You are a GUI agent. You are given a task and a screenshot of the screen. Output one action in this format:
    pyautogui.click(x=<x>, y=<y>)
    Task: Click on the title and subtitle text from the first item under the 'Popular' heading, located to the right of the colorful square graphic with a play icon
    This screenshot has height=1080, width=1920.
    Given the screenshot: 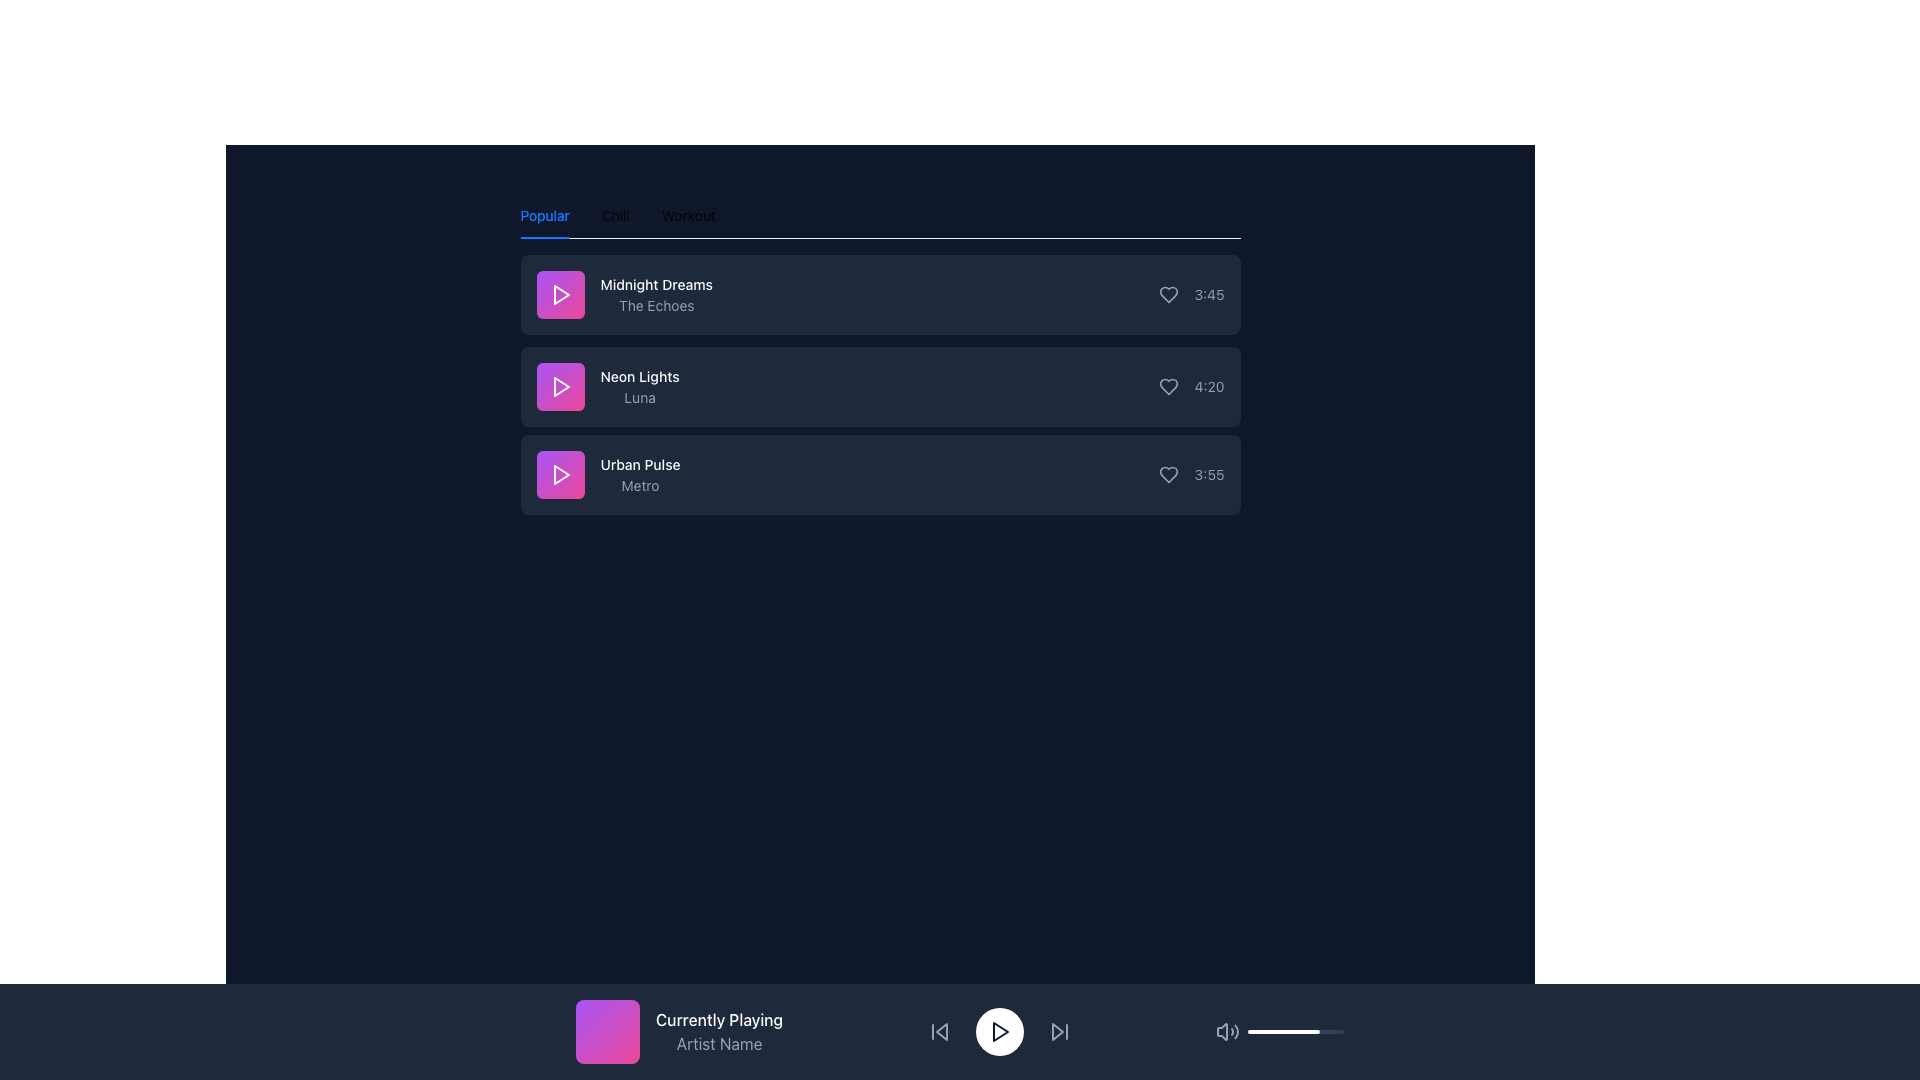 What is the action you would take?
    pyautogui.click(x=656, y=294)
    